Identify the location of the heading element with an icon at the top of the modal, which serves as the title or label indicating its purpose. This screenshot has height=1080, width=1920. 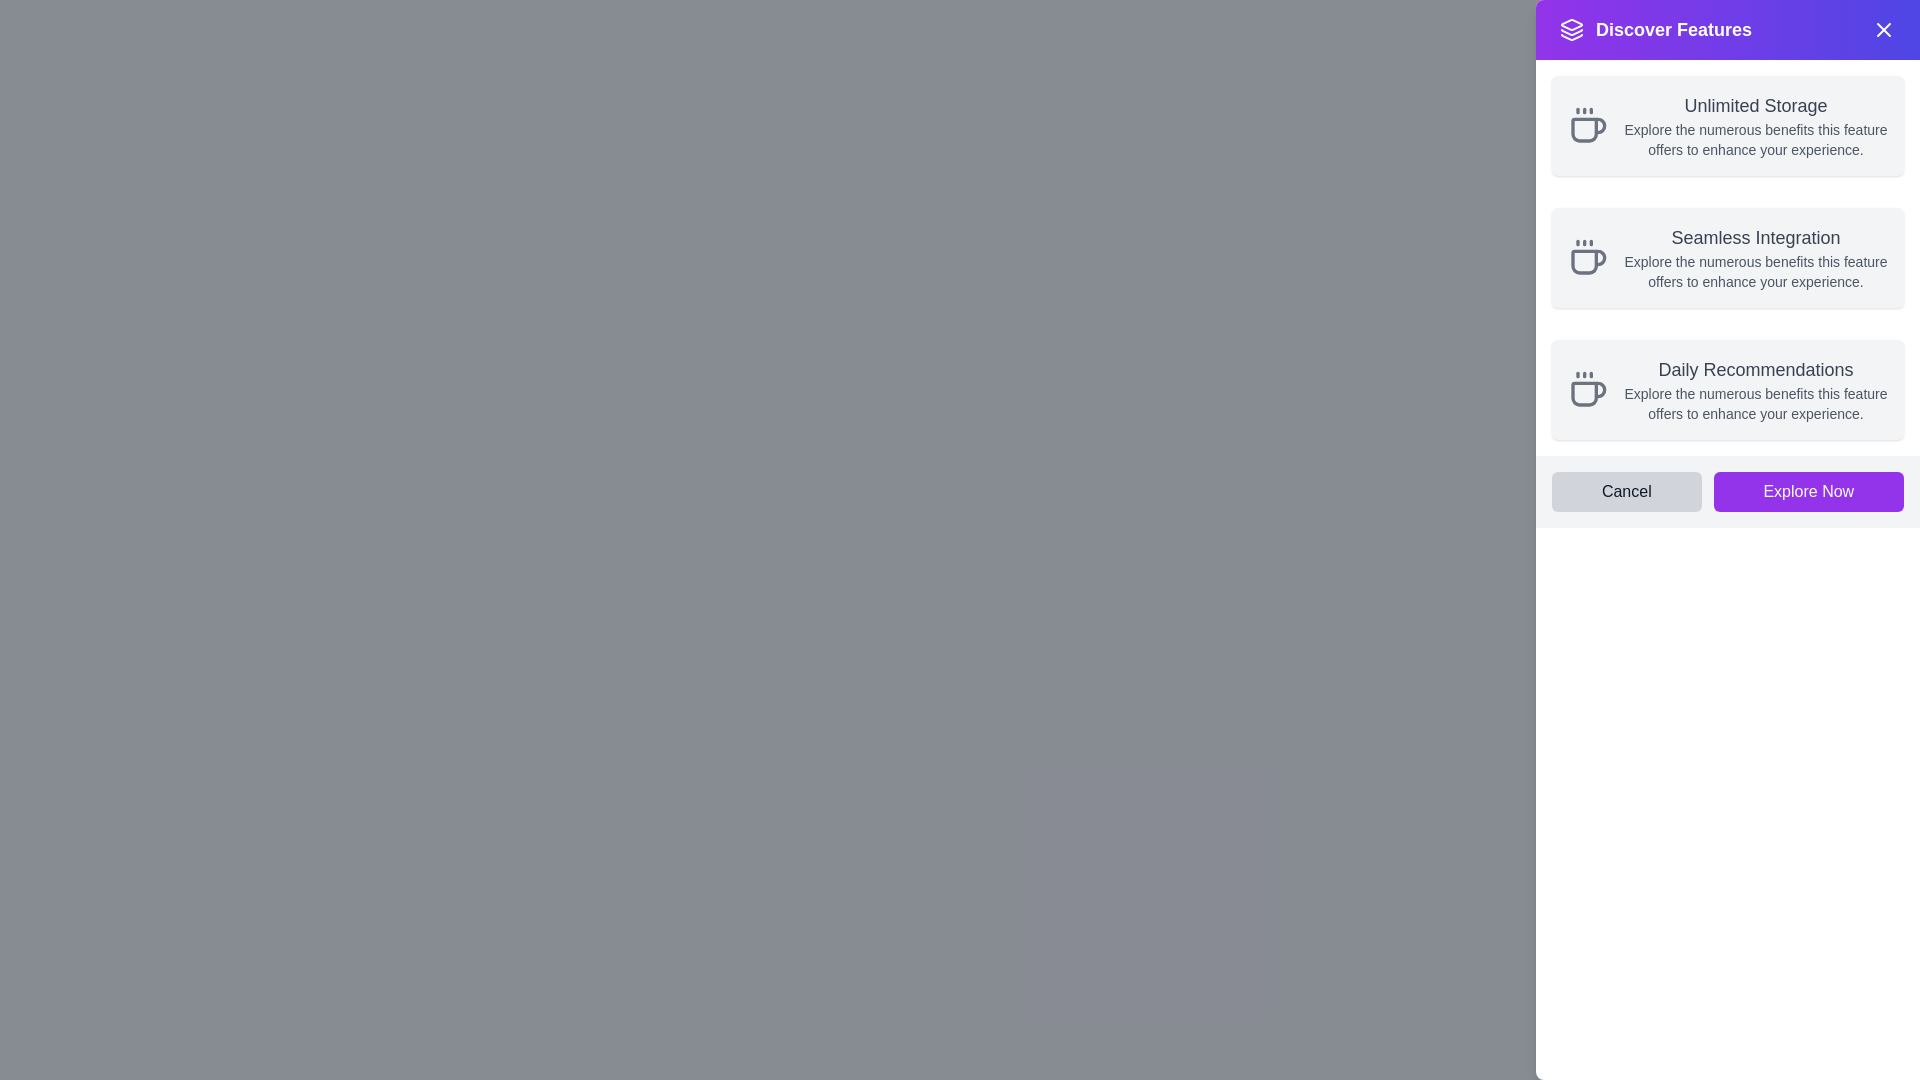
(1656, 30).